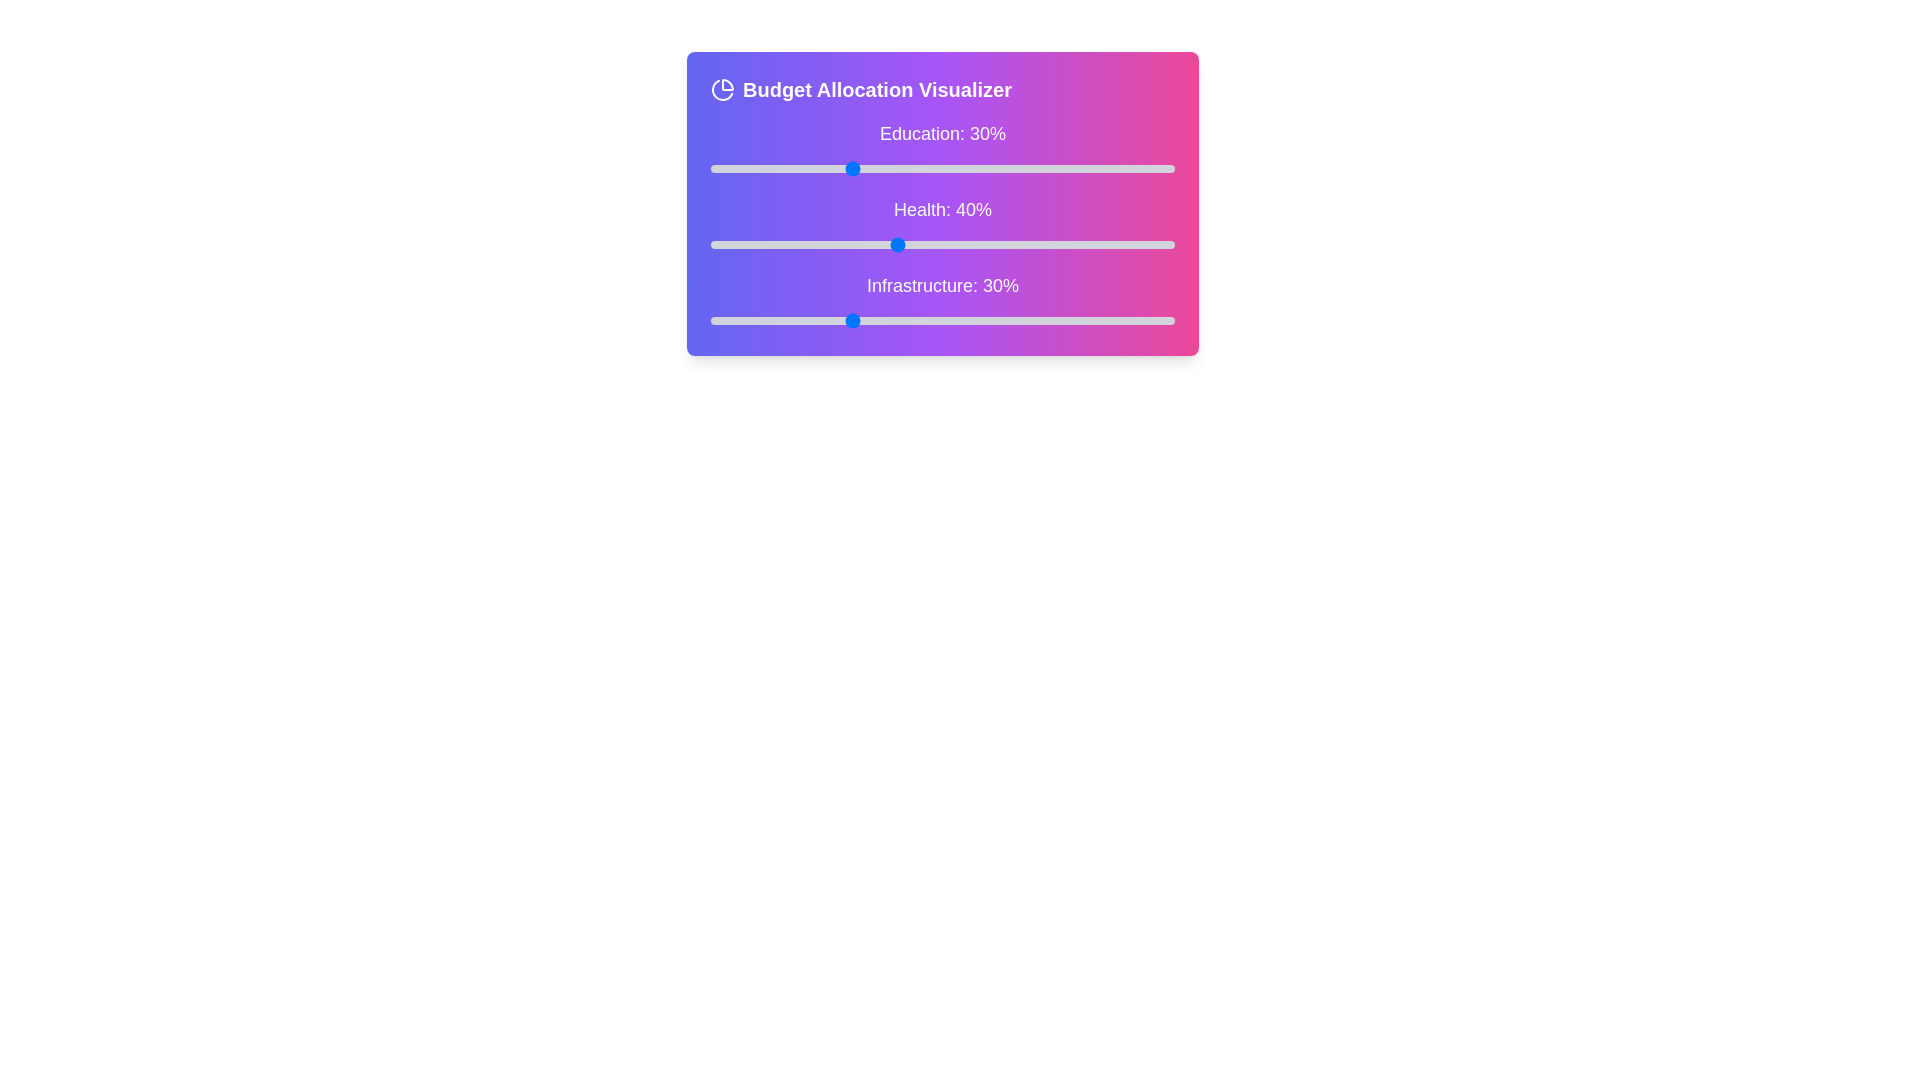 The image size is (1920, 1080). Describe the element at coordinates (941, 168) in the screenshot. I see `the range slider below the label 'Education: 30%', which has a gray track and a movable blue thumb` at that location.